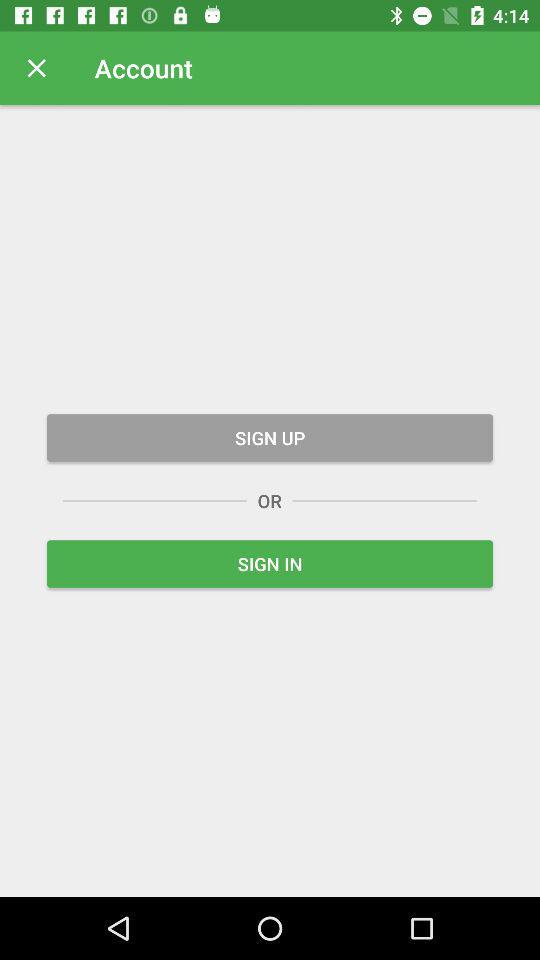 This screenshot has height=960, width=540. What do you see at coordinates (270, 564) in the screenshot?
I see `sign in` at bounding box center [270, 564].